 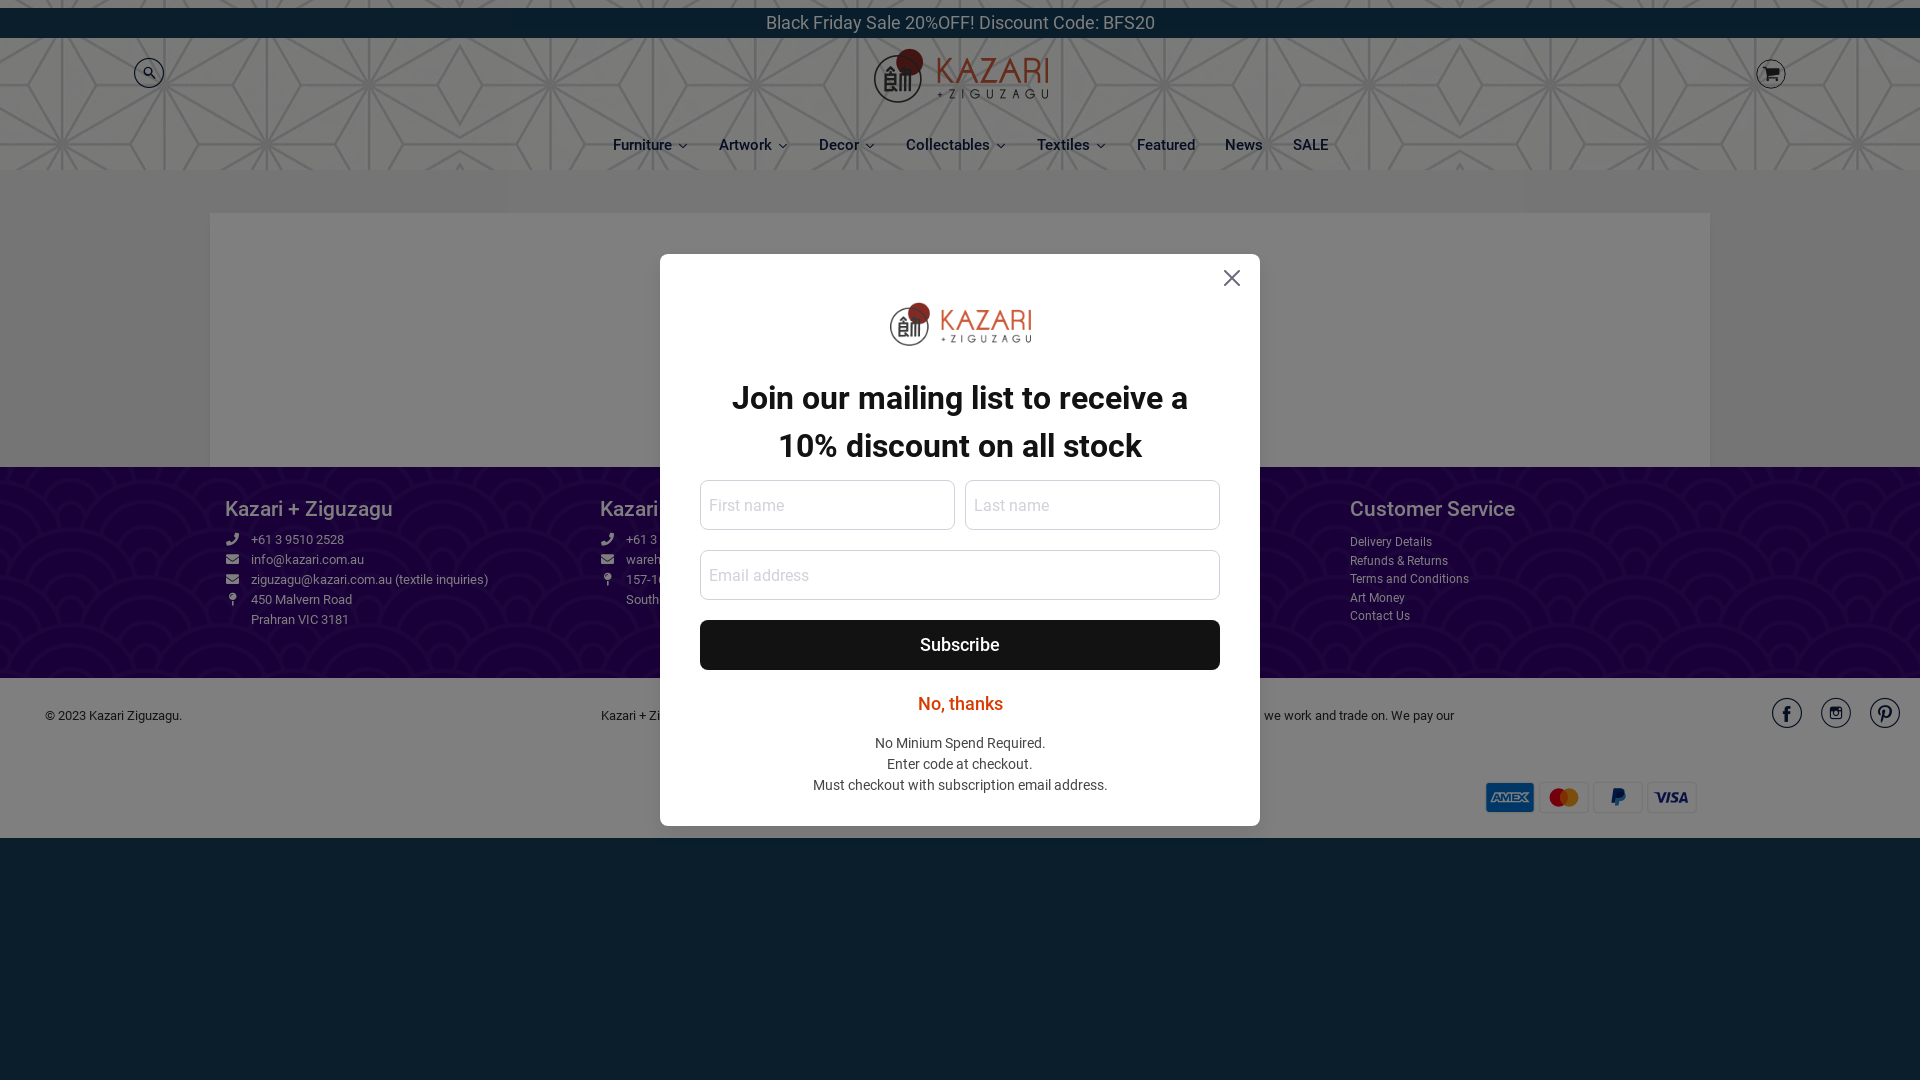 What do you see at coordinates (702, 559) in the screenshot?
I see `'warehouse@kazari.com.au'` at bounding box center [702, 559].